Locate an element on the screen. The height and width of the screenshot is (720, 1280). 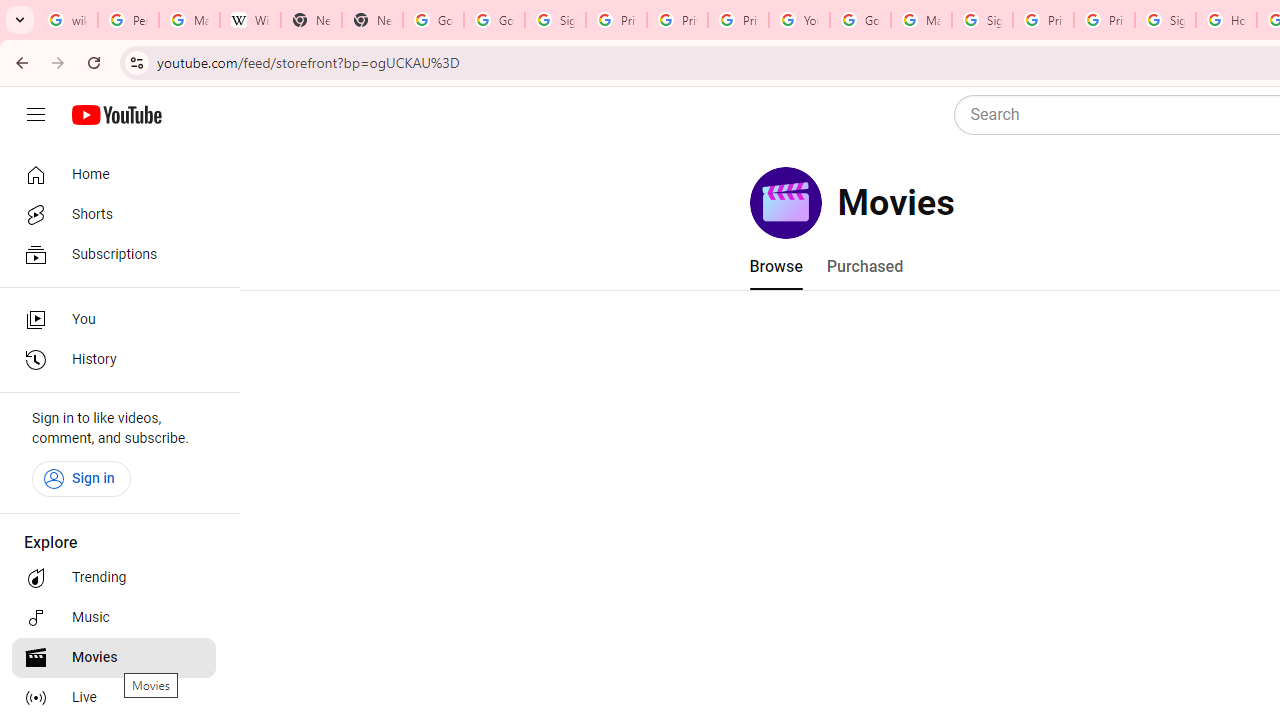
'YouTube Home' is located at coordinates (115, 115).